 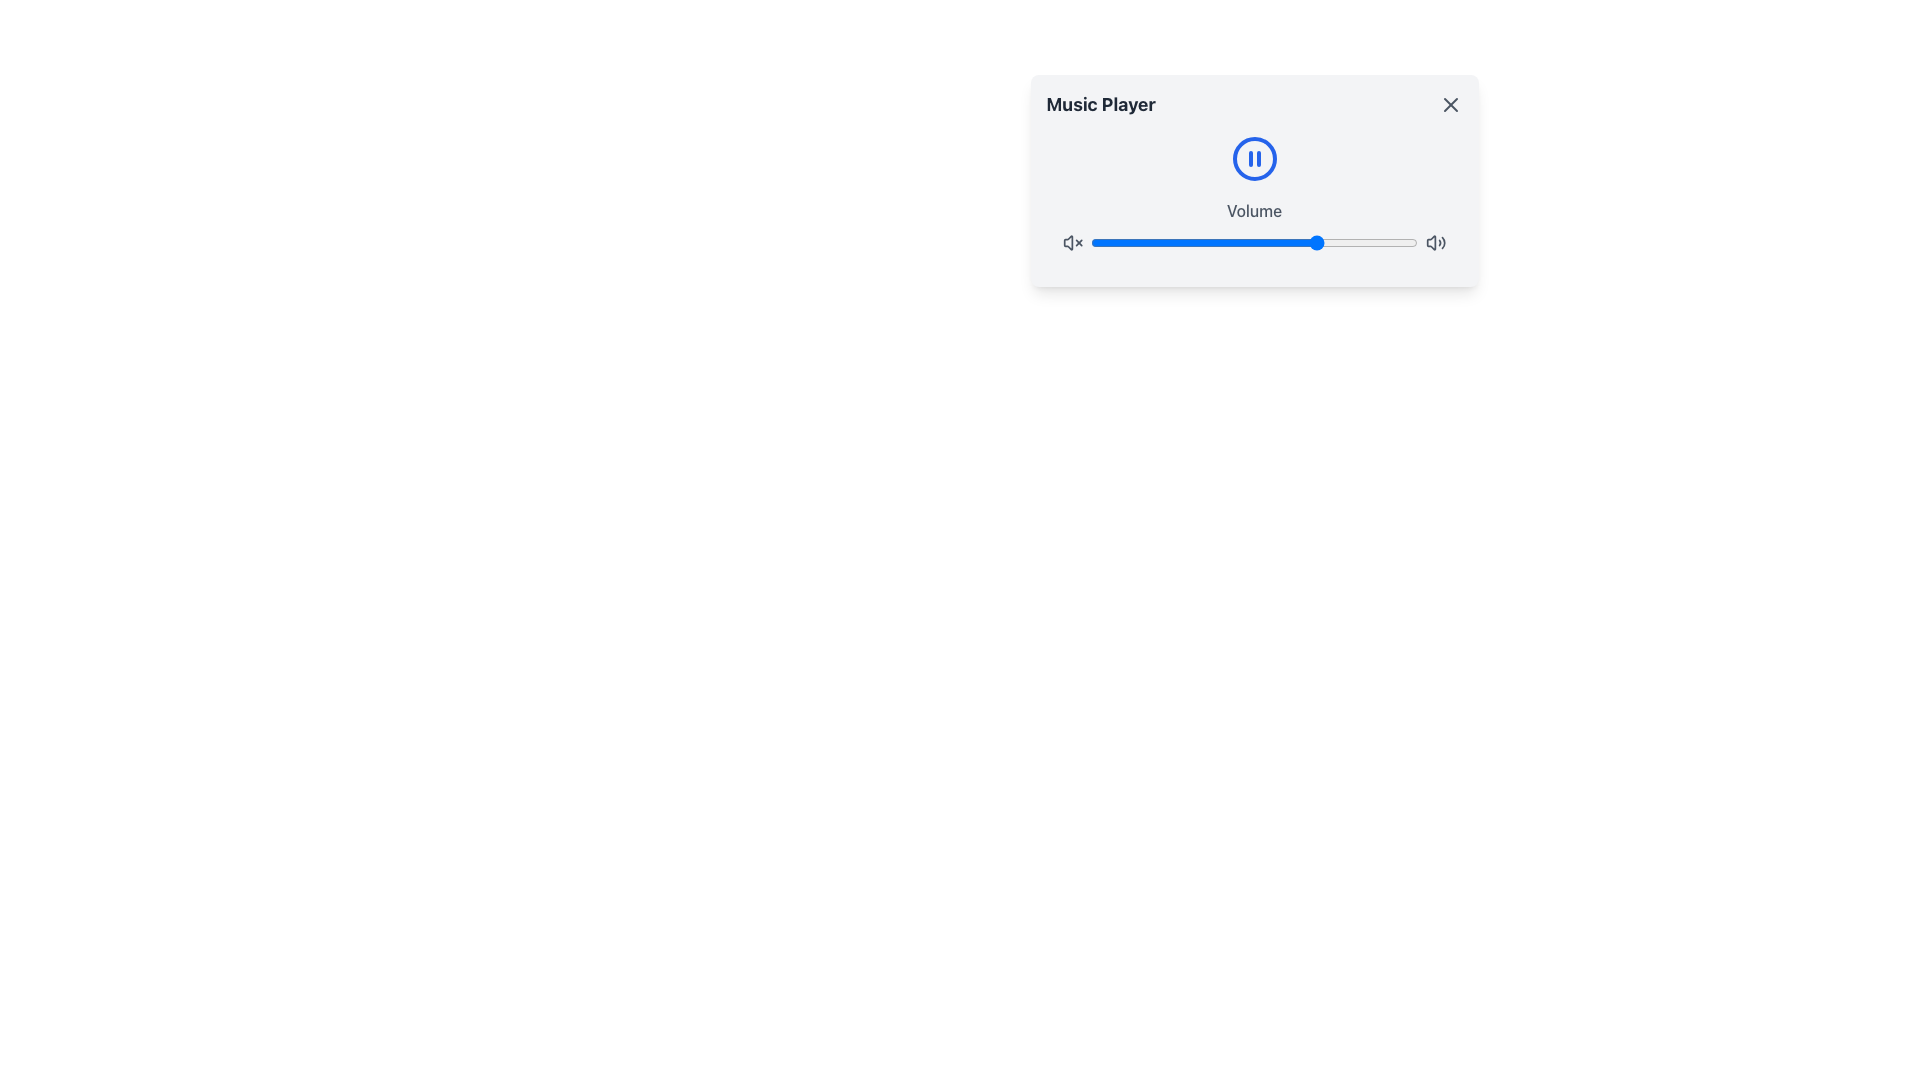 I want to click on the volume slider, so click(x=1156, y=242).